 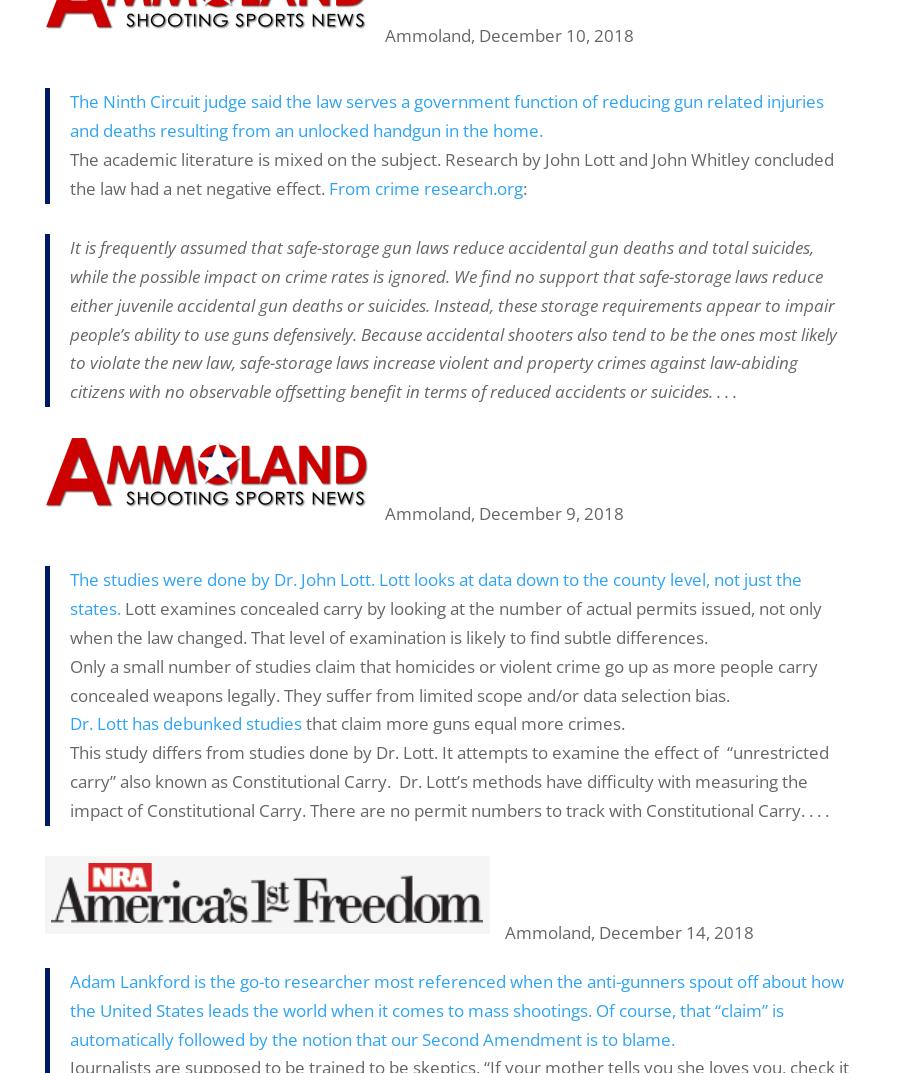 What do you see at coordinates (186, 722) in the screenshot?
I see `'Dr. Lott has debunked studies'` at bounding box center [186, 722].